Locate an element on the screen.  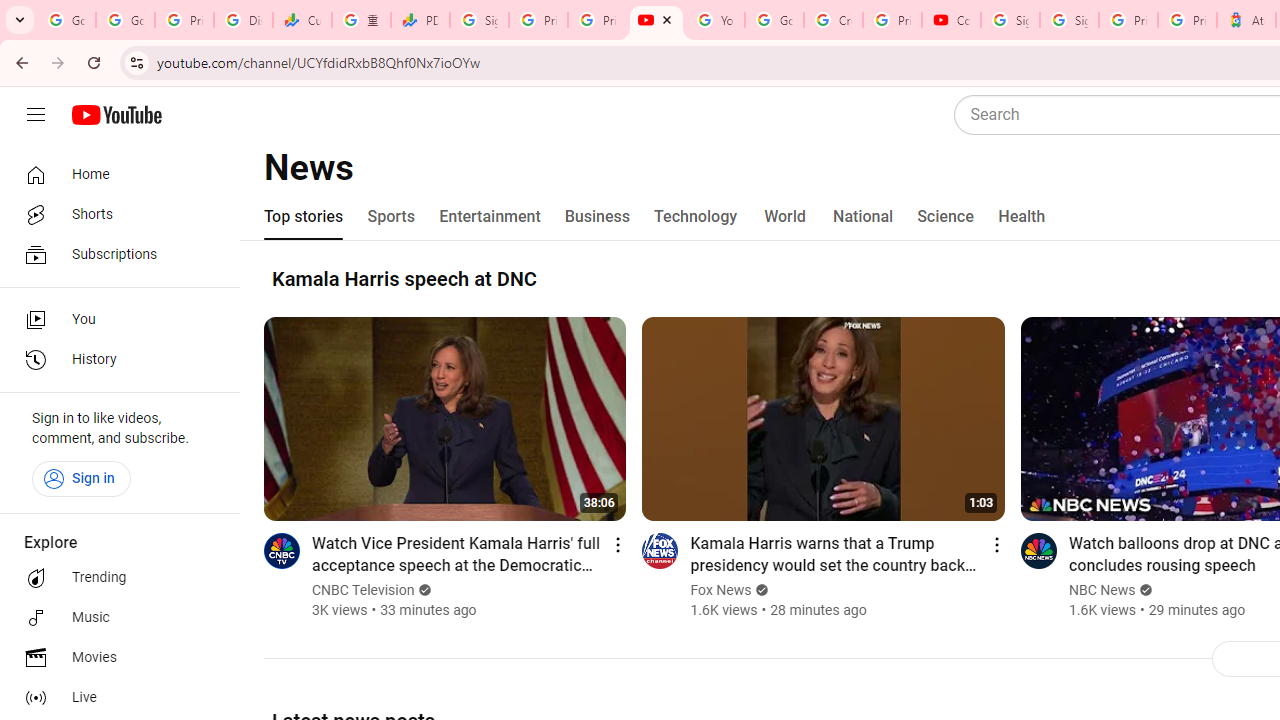
'Top stories' is located at coordinates (303, 217).